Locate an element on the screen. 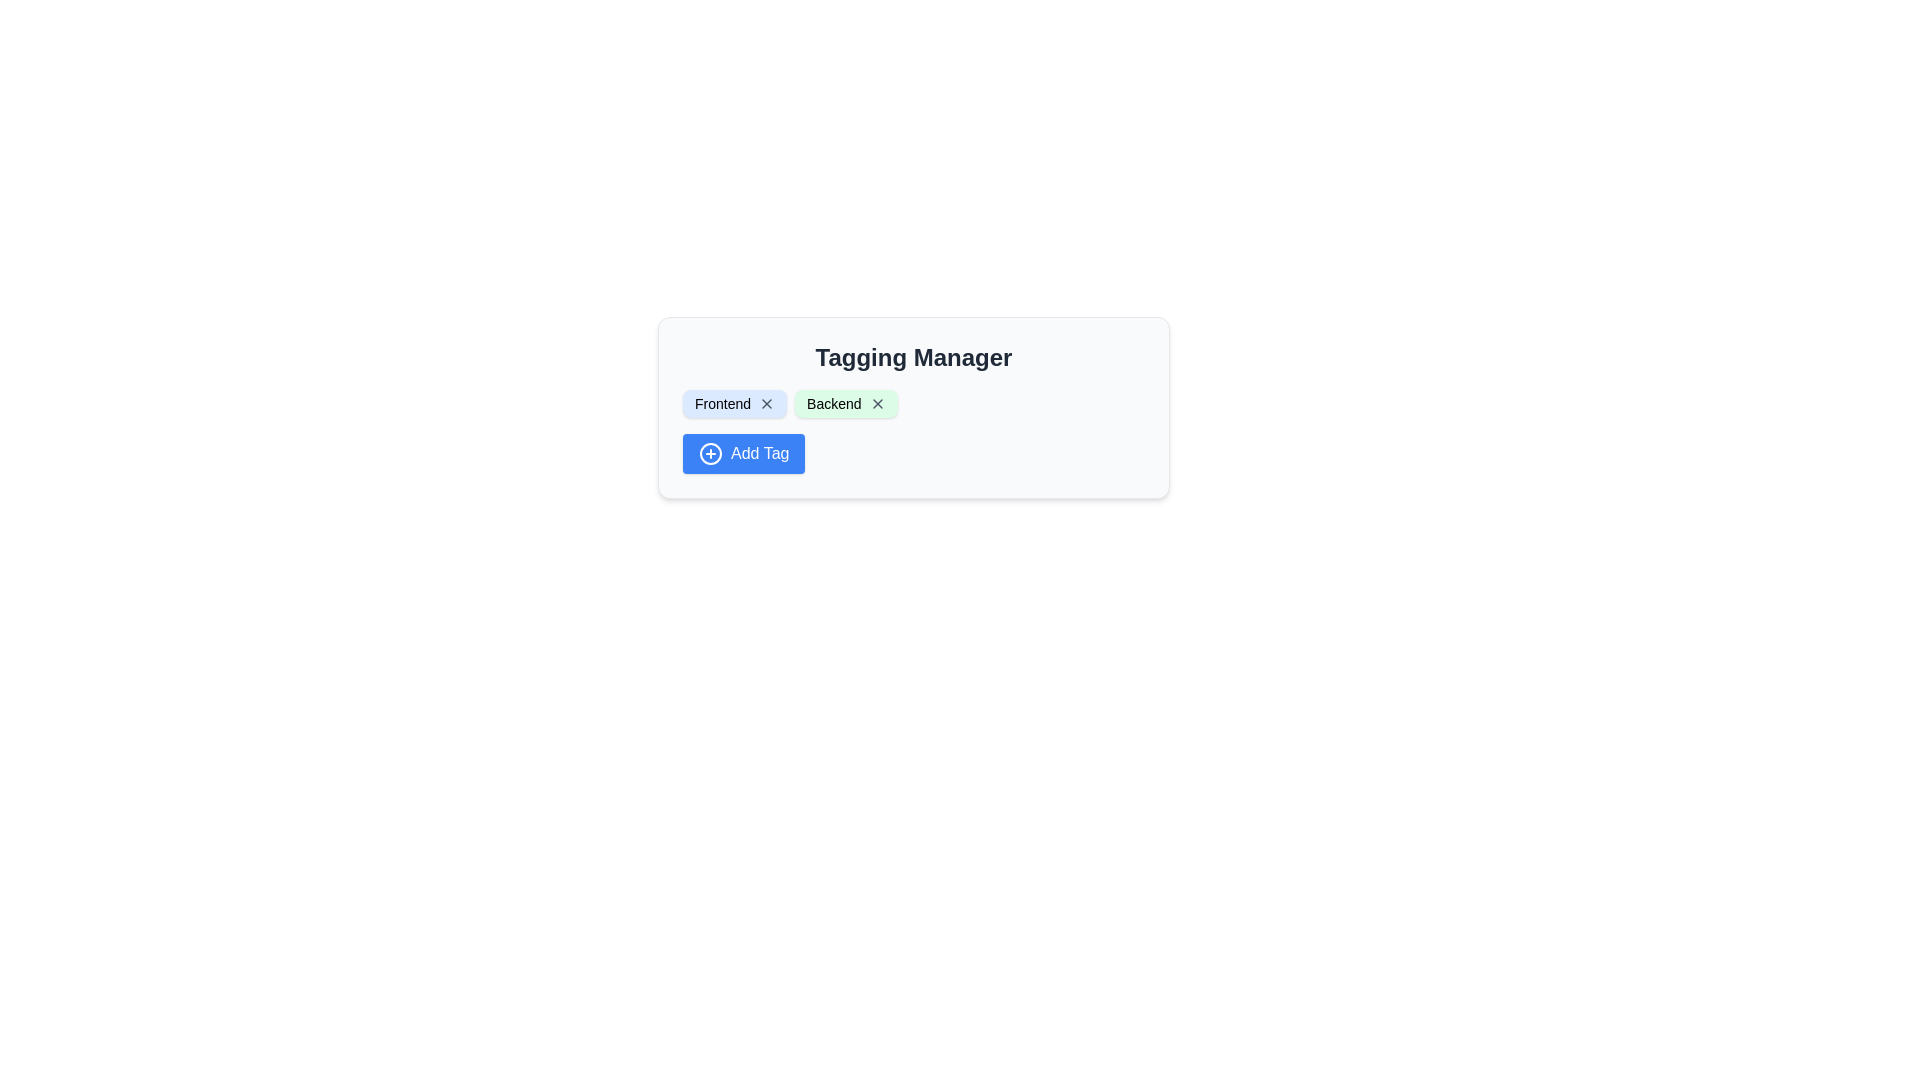 This screenshot has width=1920, height=1080. the tag label 'Backend' in the light green rounded box with a dismiss button, positioned to the right of the 'Frontend' tag in the 'Tagging Manager' section is located at coordinates (846, 404).